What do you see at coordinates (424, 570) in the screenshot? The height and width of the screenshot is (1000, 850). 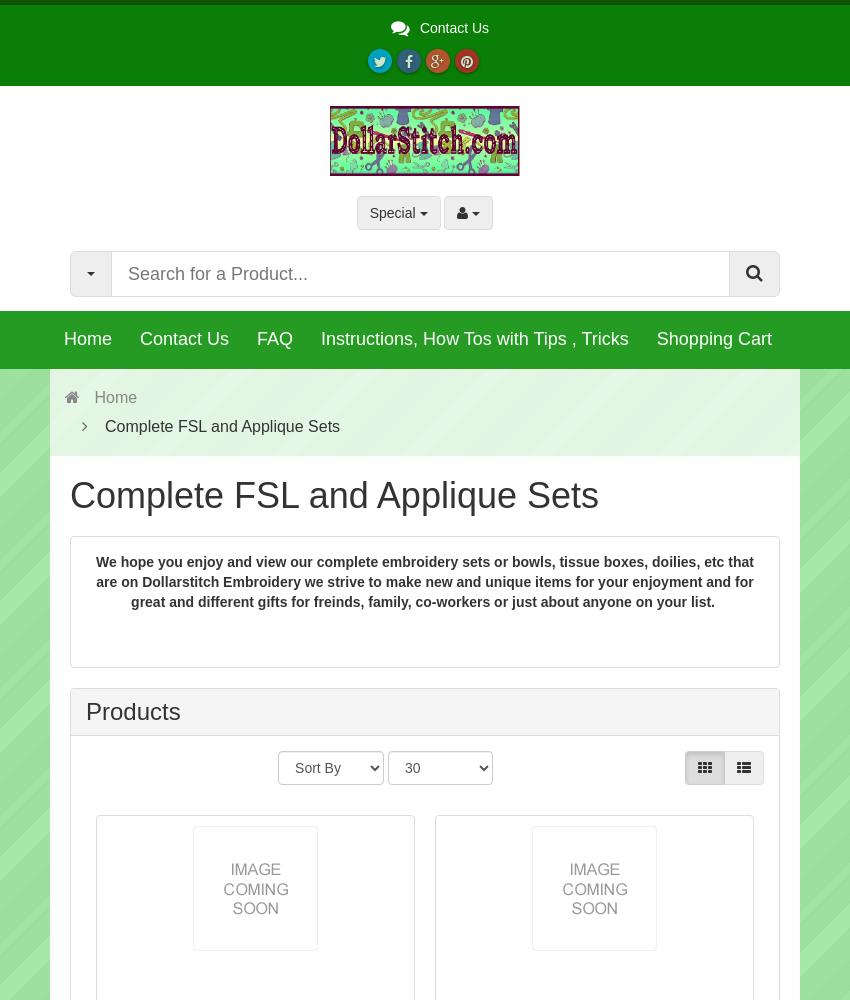 I see `'We hope you enjoy and view our complete embroidery sets or bowls, tissue boxes, doilies, etc that are'` at bounding box center [424, 570].